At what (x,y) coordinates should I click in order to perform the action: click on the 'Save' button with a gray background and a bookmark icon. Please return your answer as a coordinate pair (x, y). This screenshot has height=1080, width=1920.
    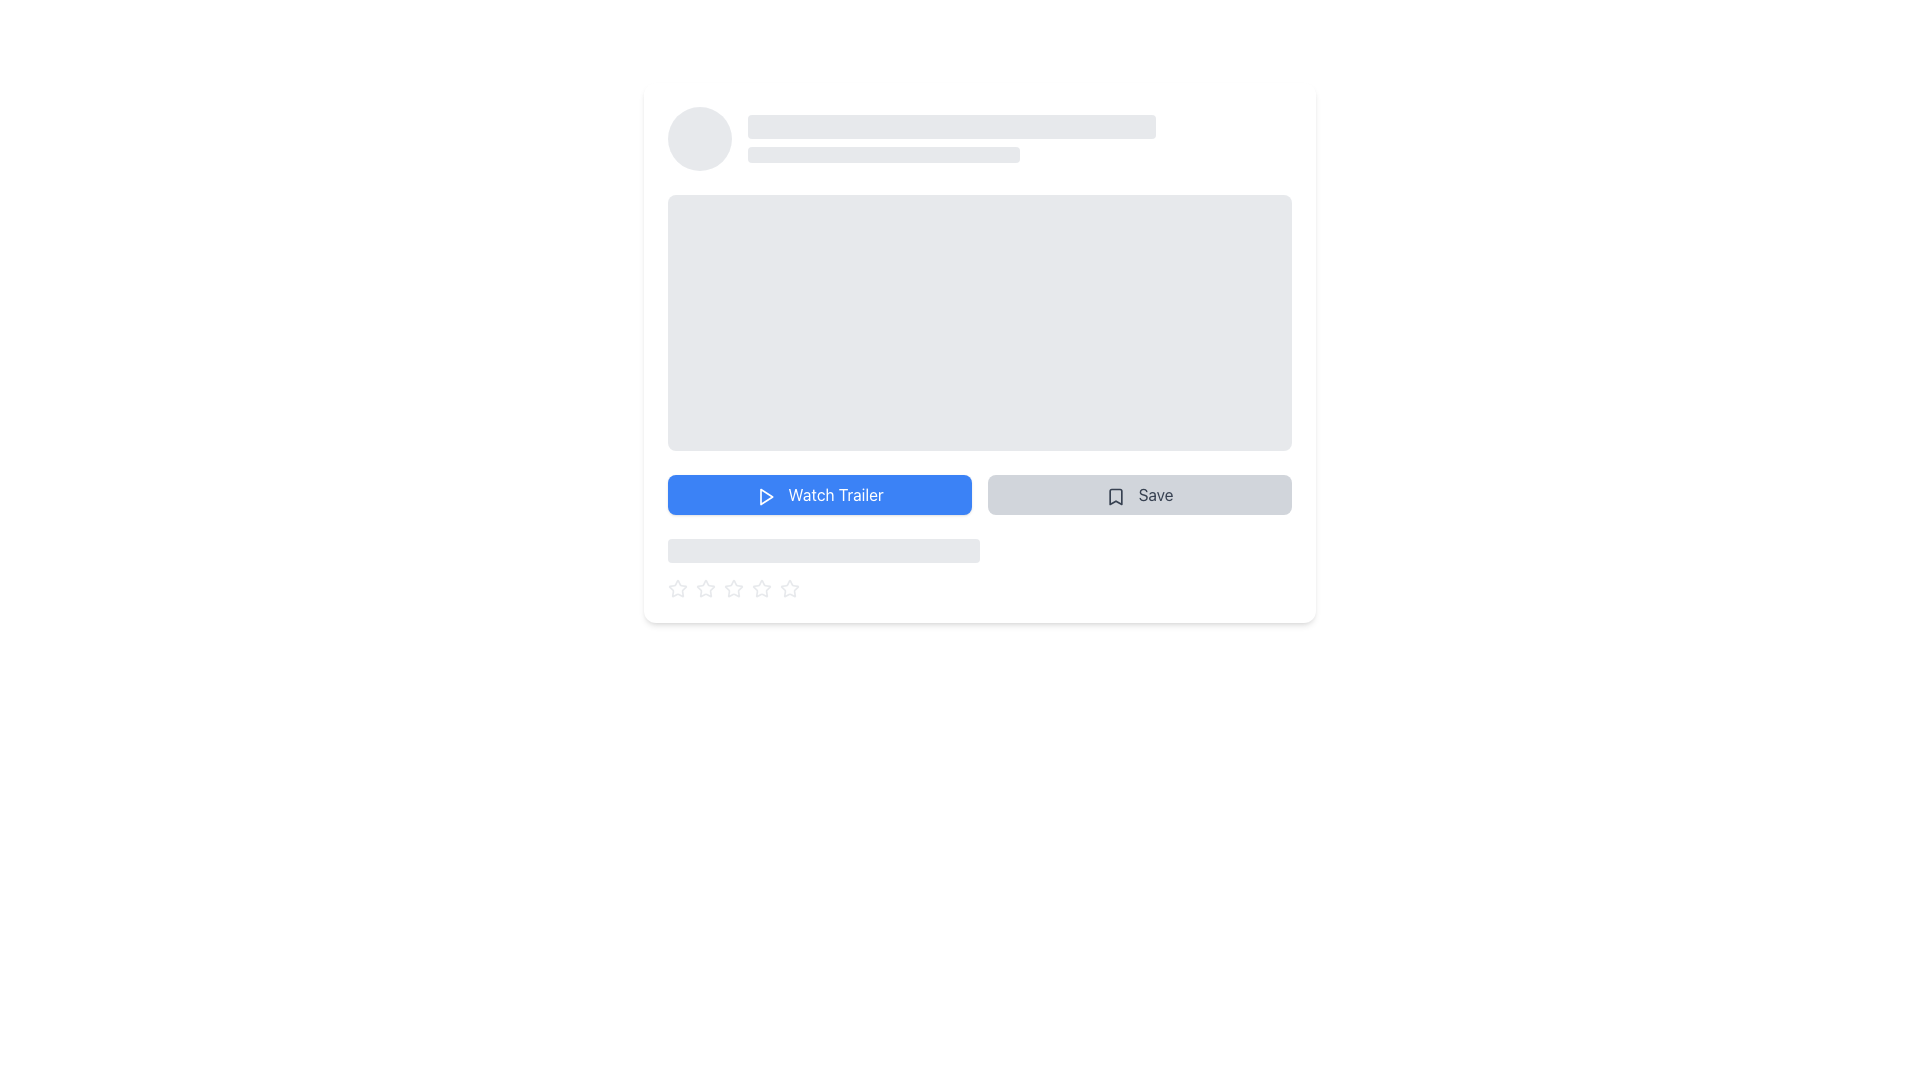
    Looking at the image, I should click on (1140, 494).